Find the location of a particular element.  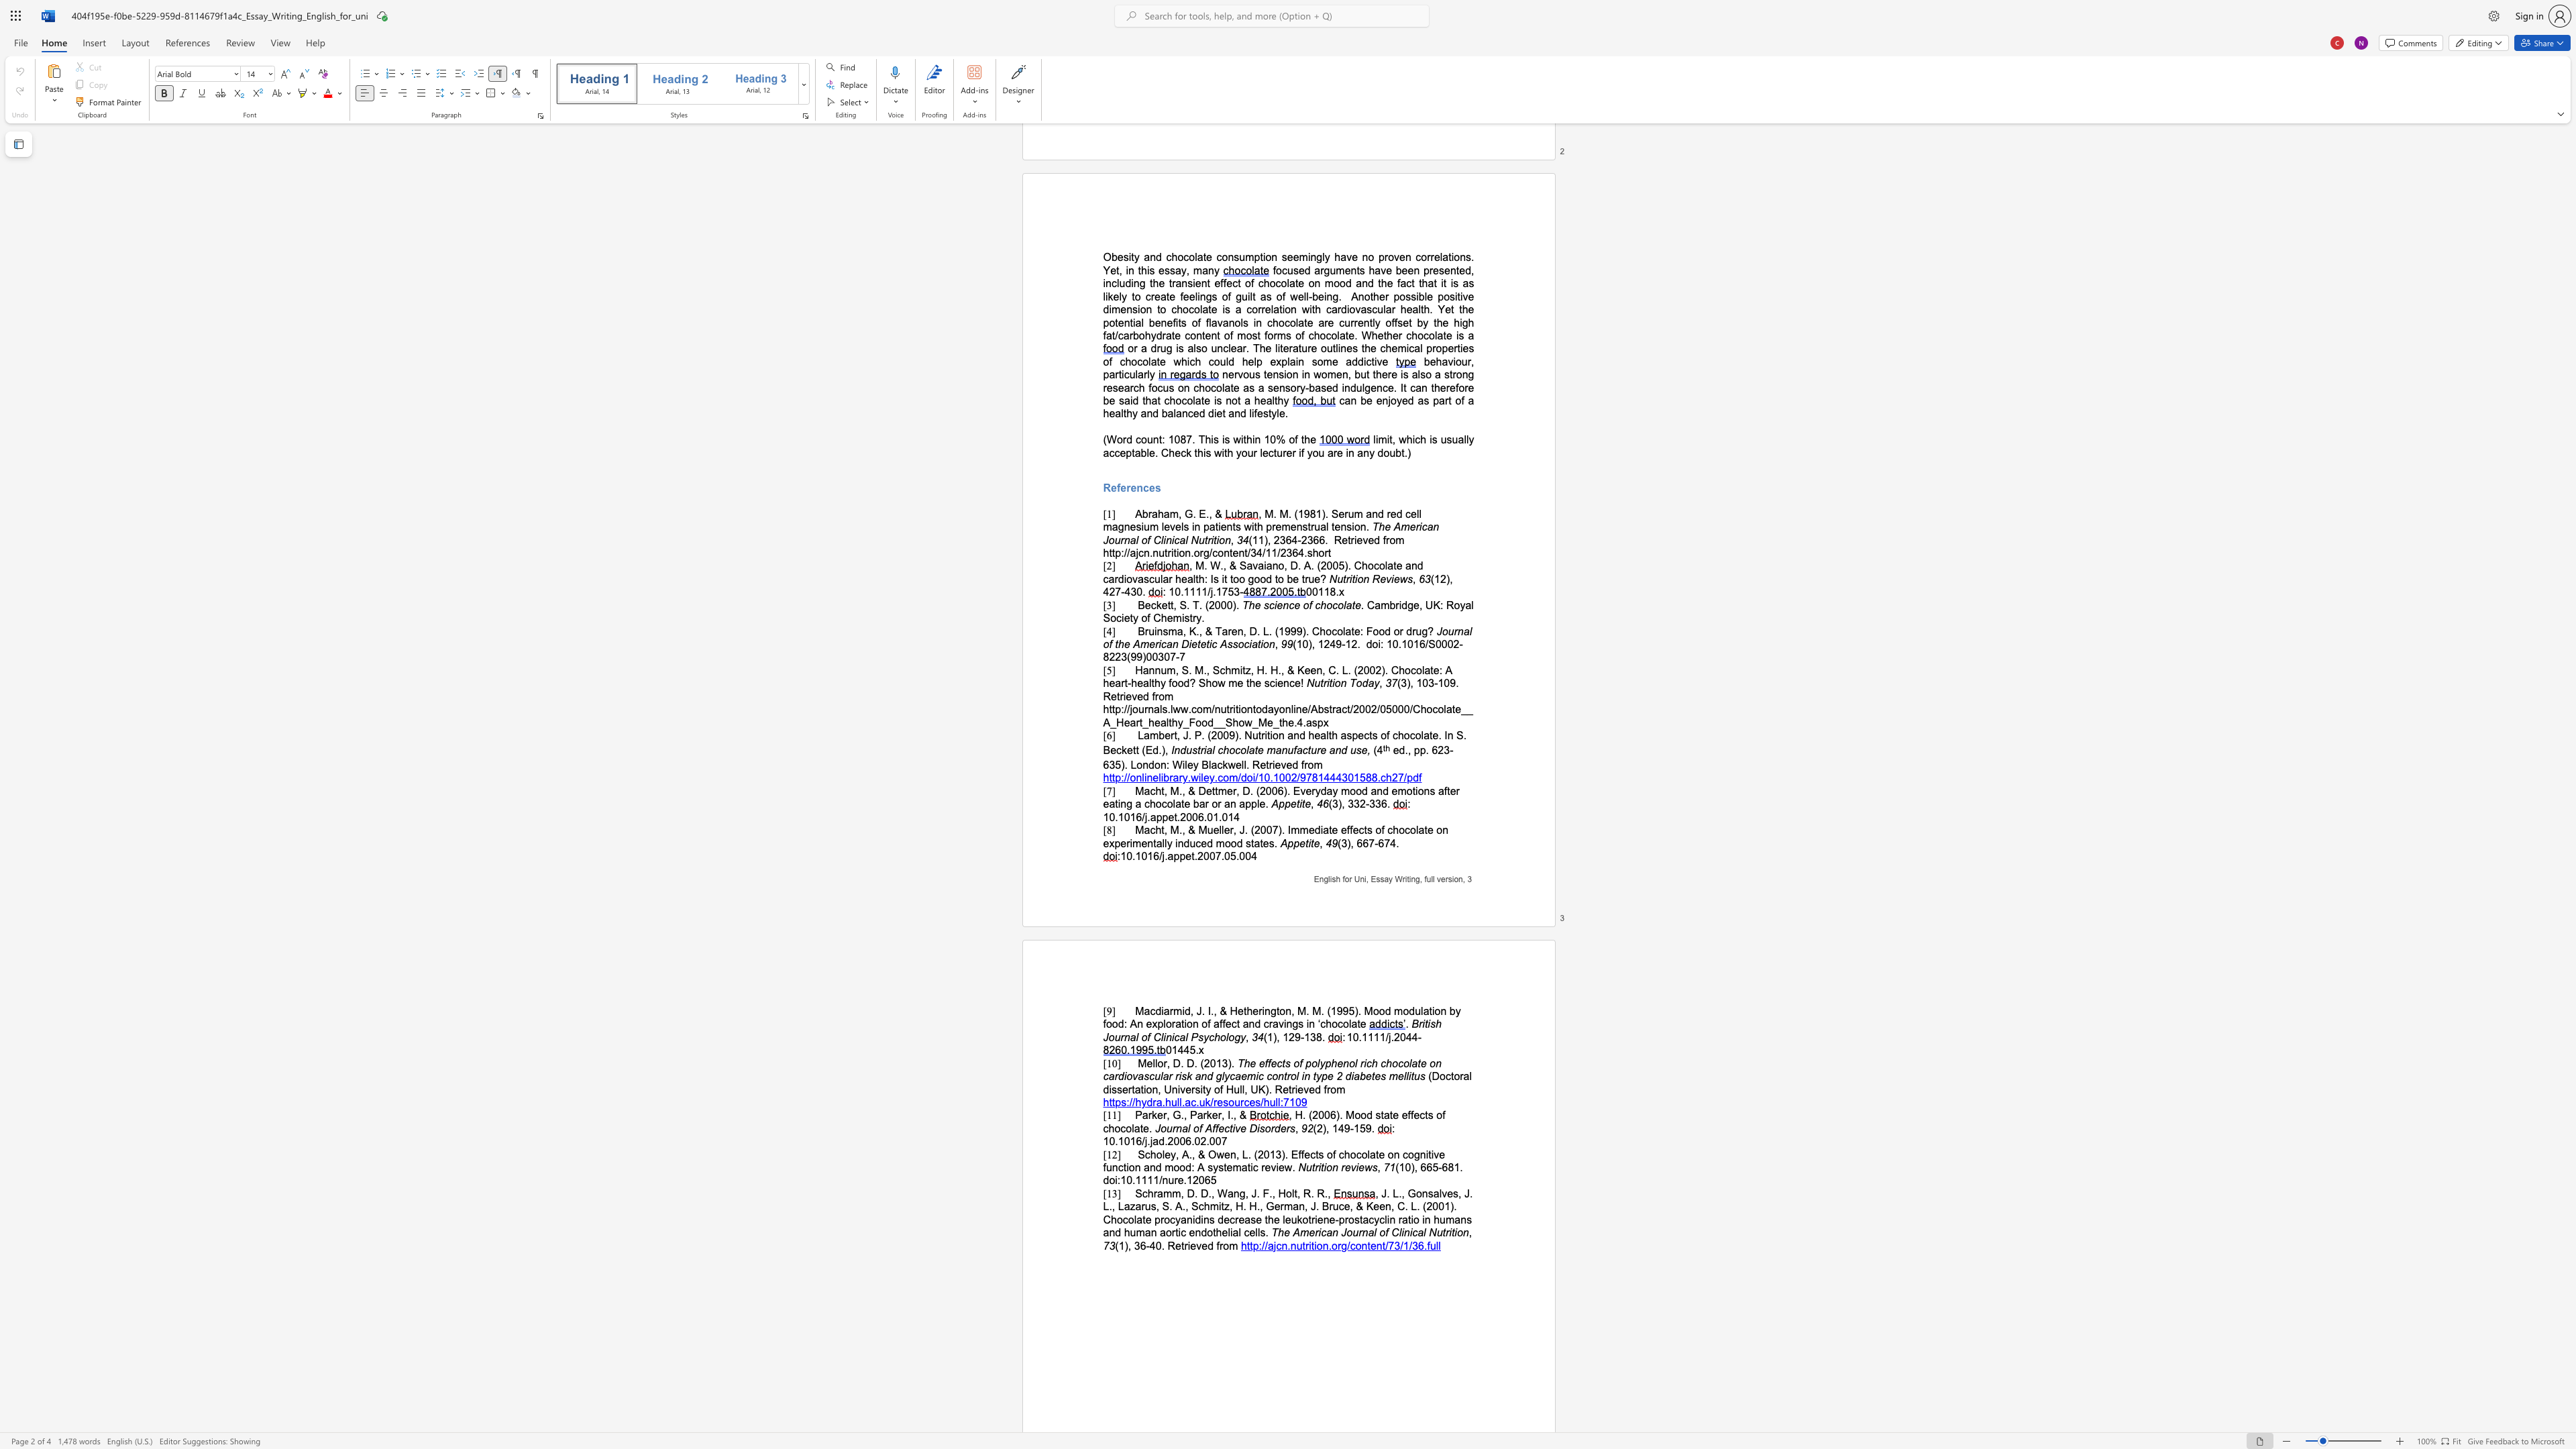

the subset text "ppet.2007.05." within the text "10.1016/j.appet.2007.05.004" is located at coordinates (1172, 855).